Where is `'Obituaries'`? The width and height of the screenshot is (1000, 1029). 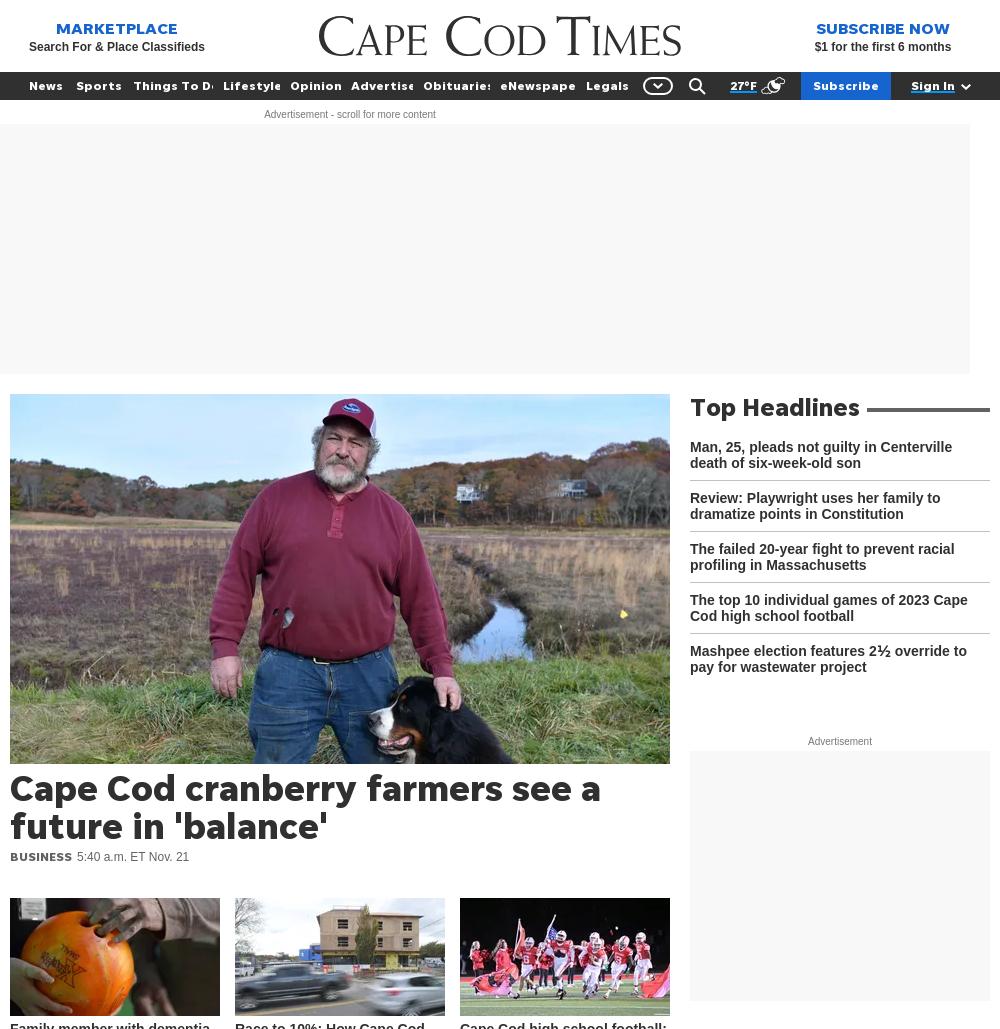
'Obituaries' is located at coordinates (457, 84).